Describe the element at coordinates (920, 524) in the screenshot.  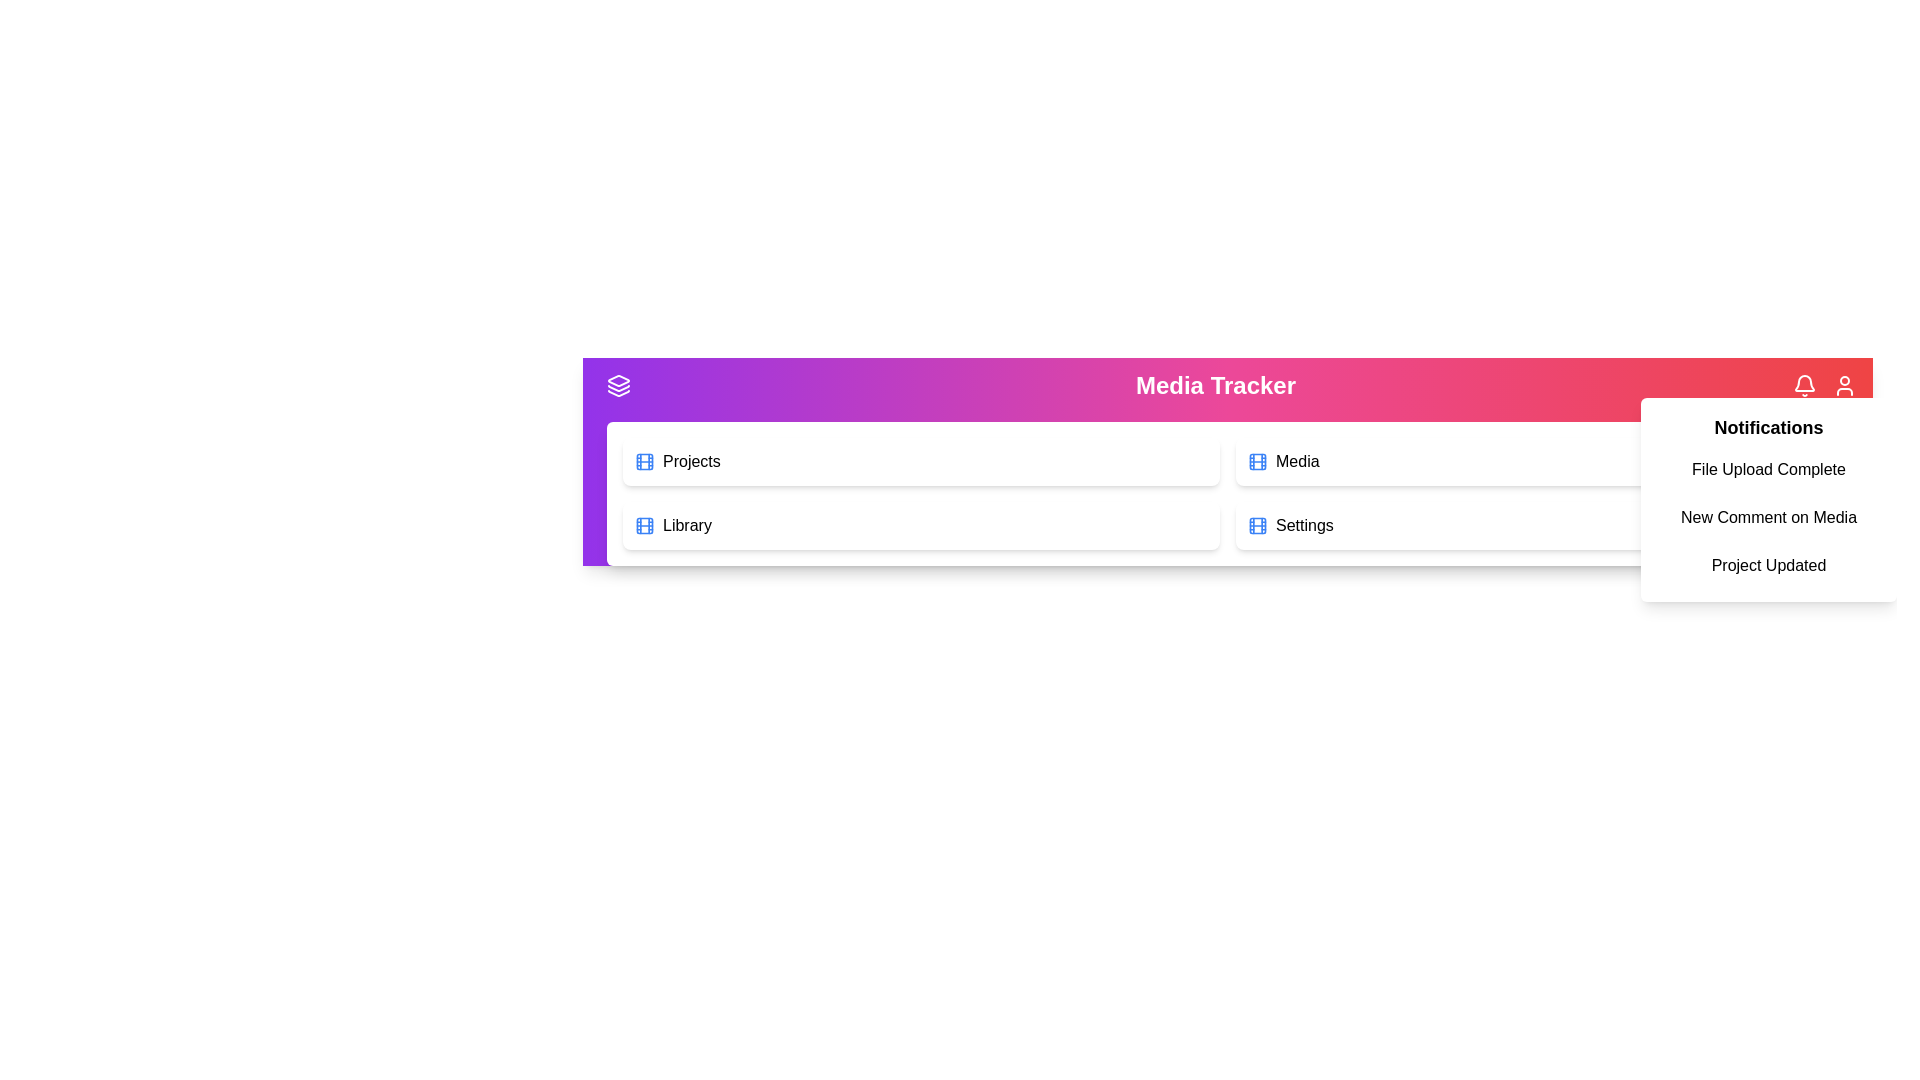
I see `the navigation menu item Library` at that location.